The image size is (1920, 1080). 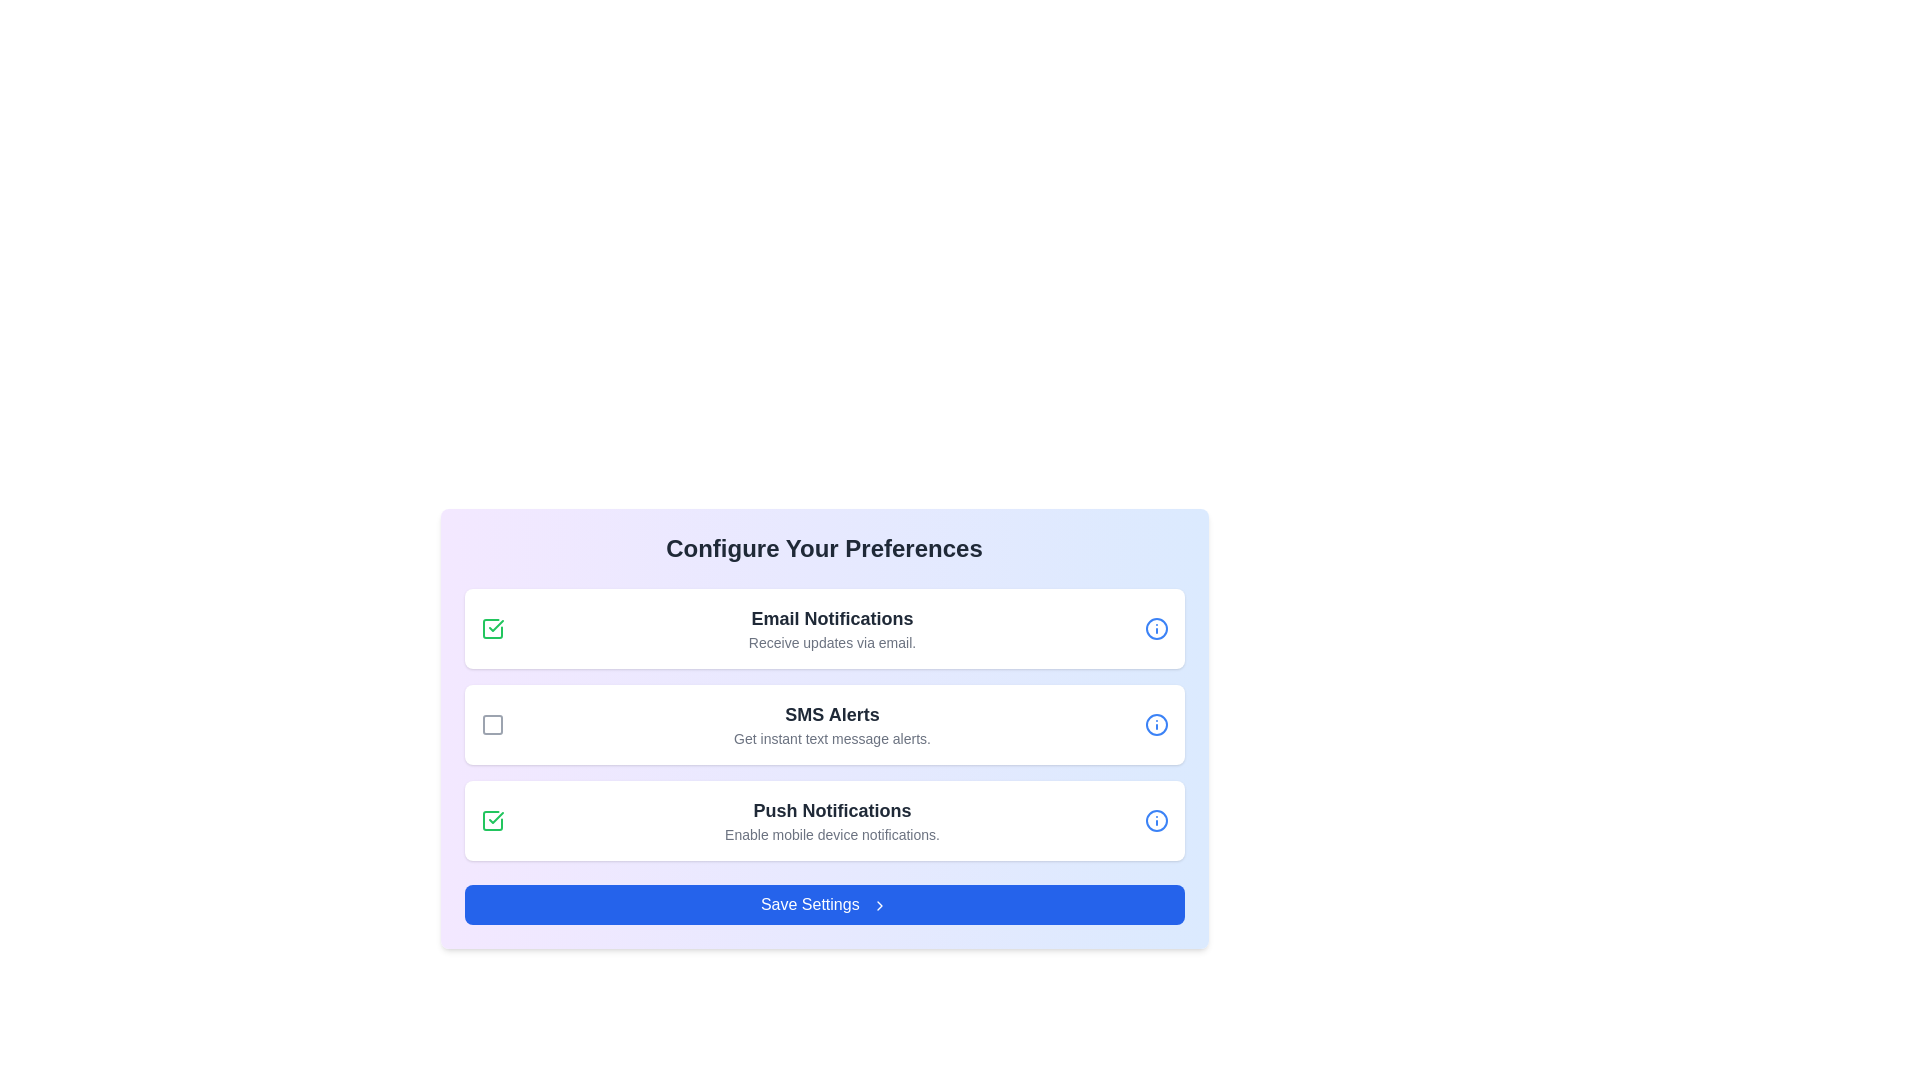 I want to click on the 'Email Notifications' checkbox, so click(x=492, y=627).